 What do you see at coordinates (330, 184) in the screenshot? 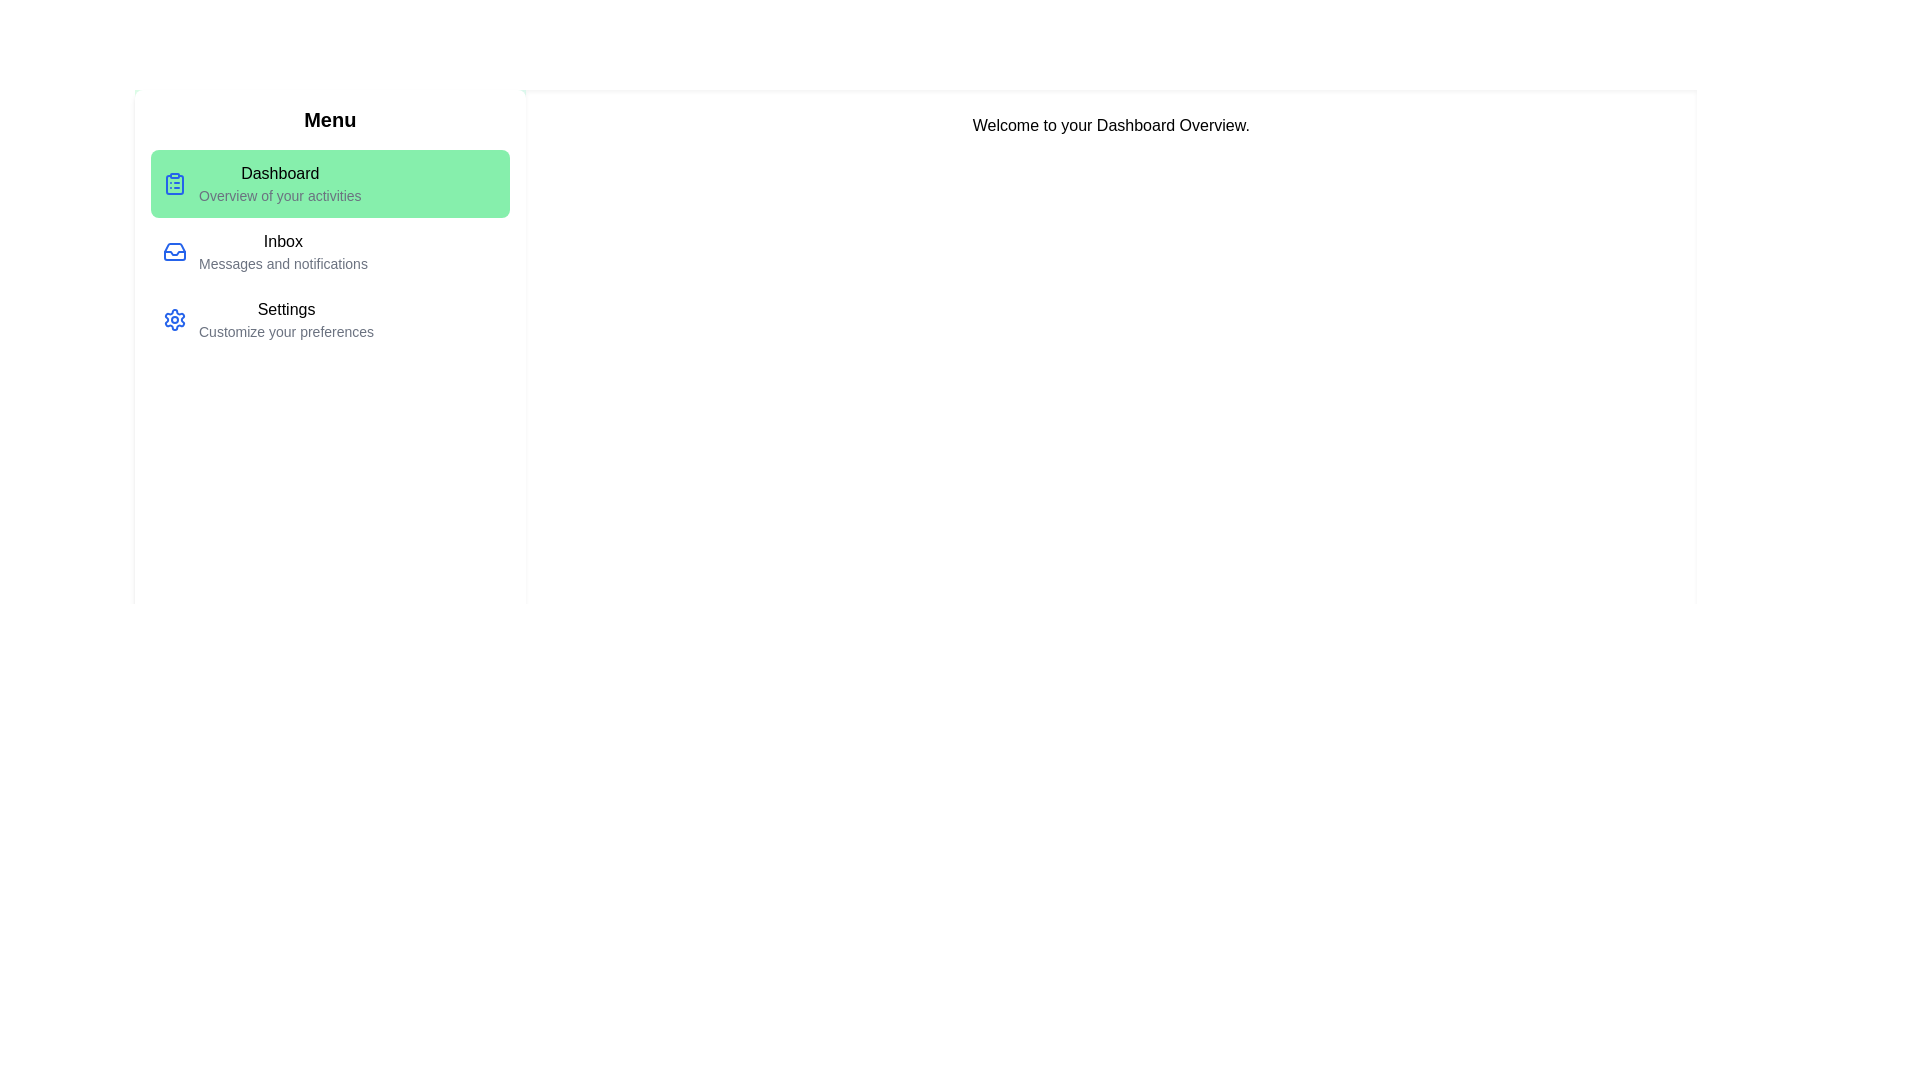
I see `the menu item Dashboard to navigate to the corresponding section` at bounding box center [330, 184].